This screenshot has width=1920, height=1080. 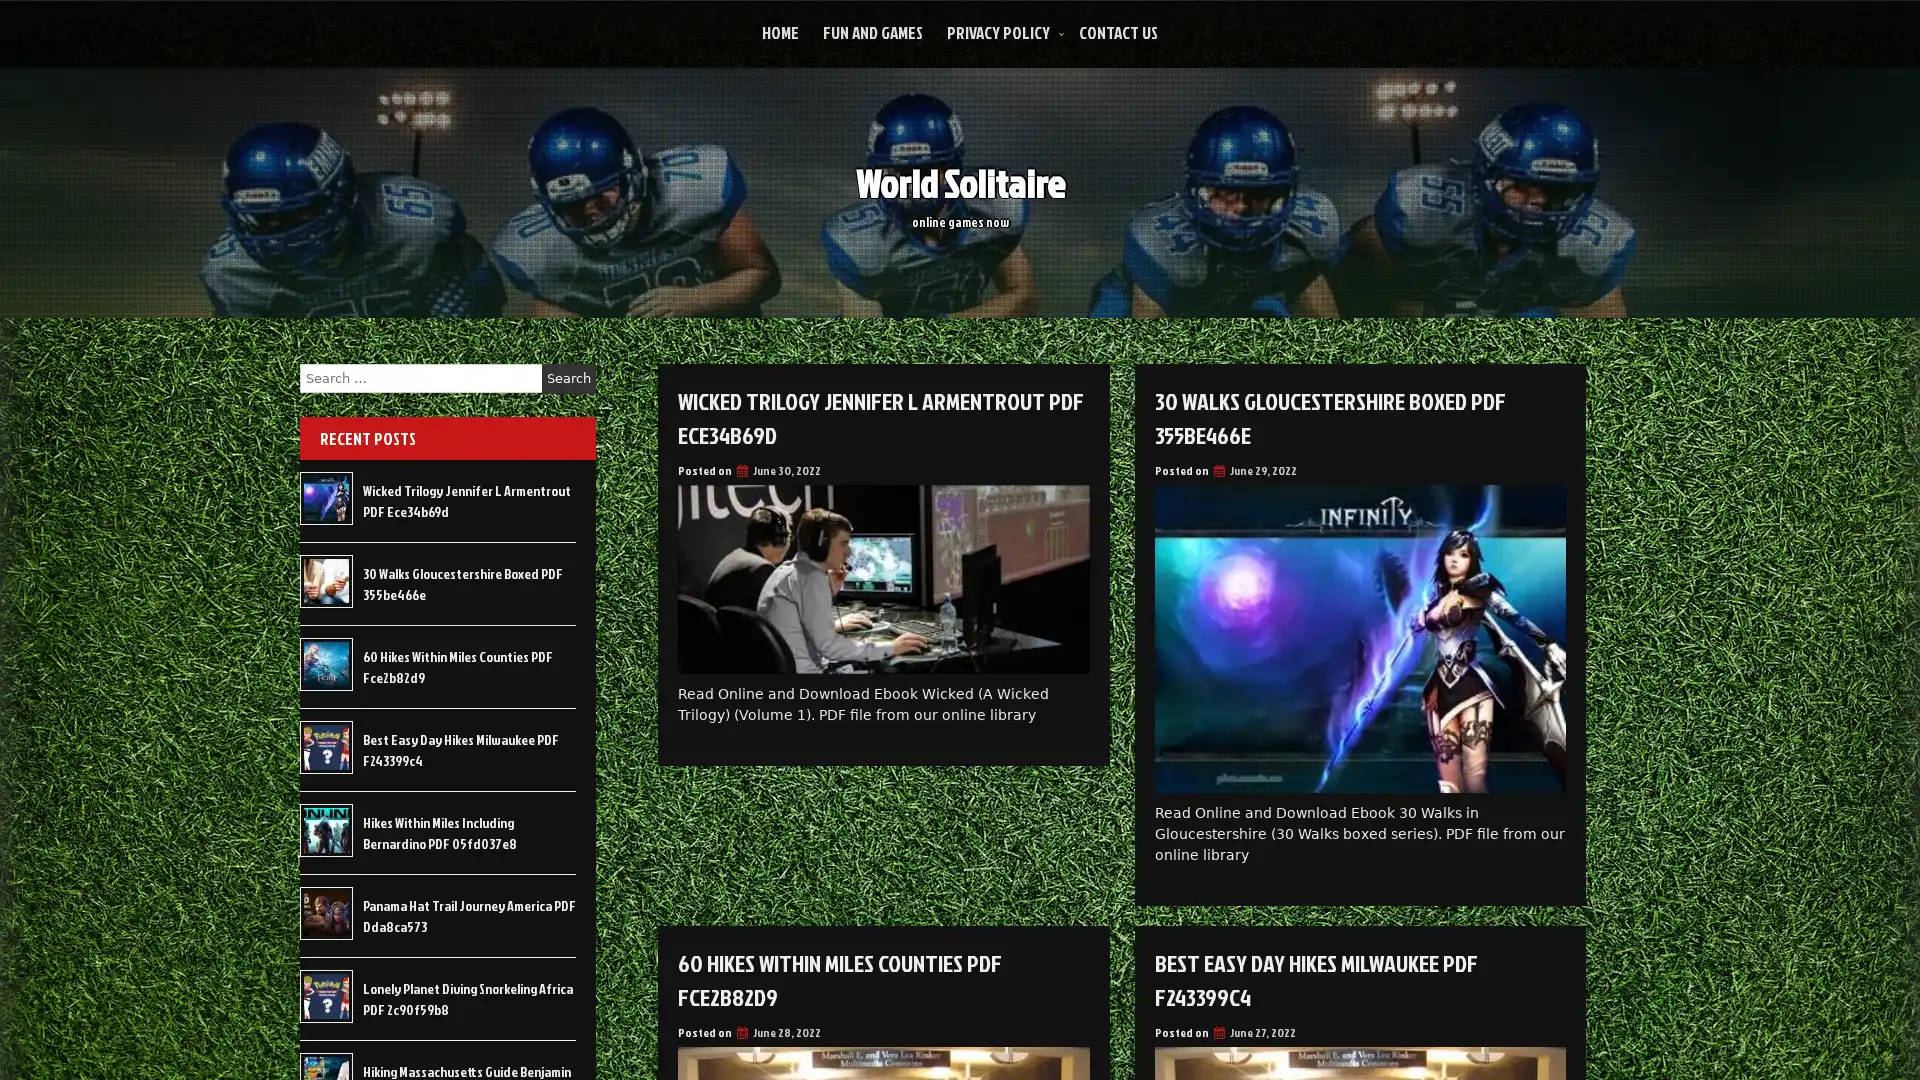 What do you see at coordinates (568, 378) in the screenshot?
I see `Search` at bounding box center [568, 378].